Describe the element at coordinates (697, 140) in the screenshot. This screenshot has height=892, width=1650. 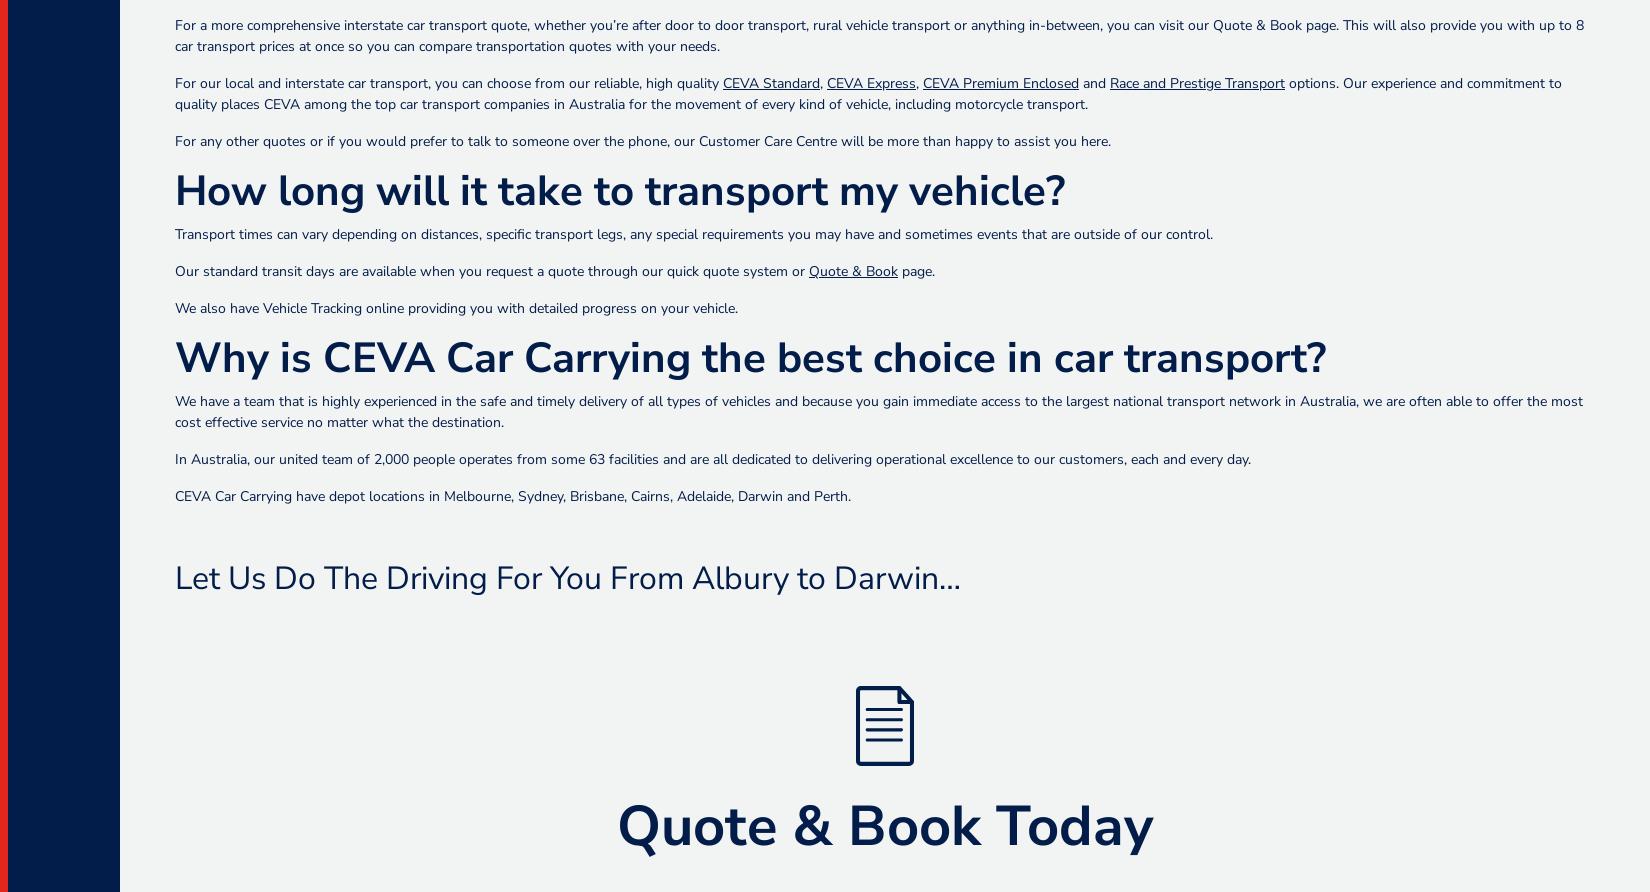
I see `'Customer Care Centre'` at that location.